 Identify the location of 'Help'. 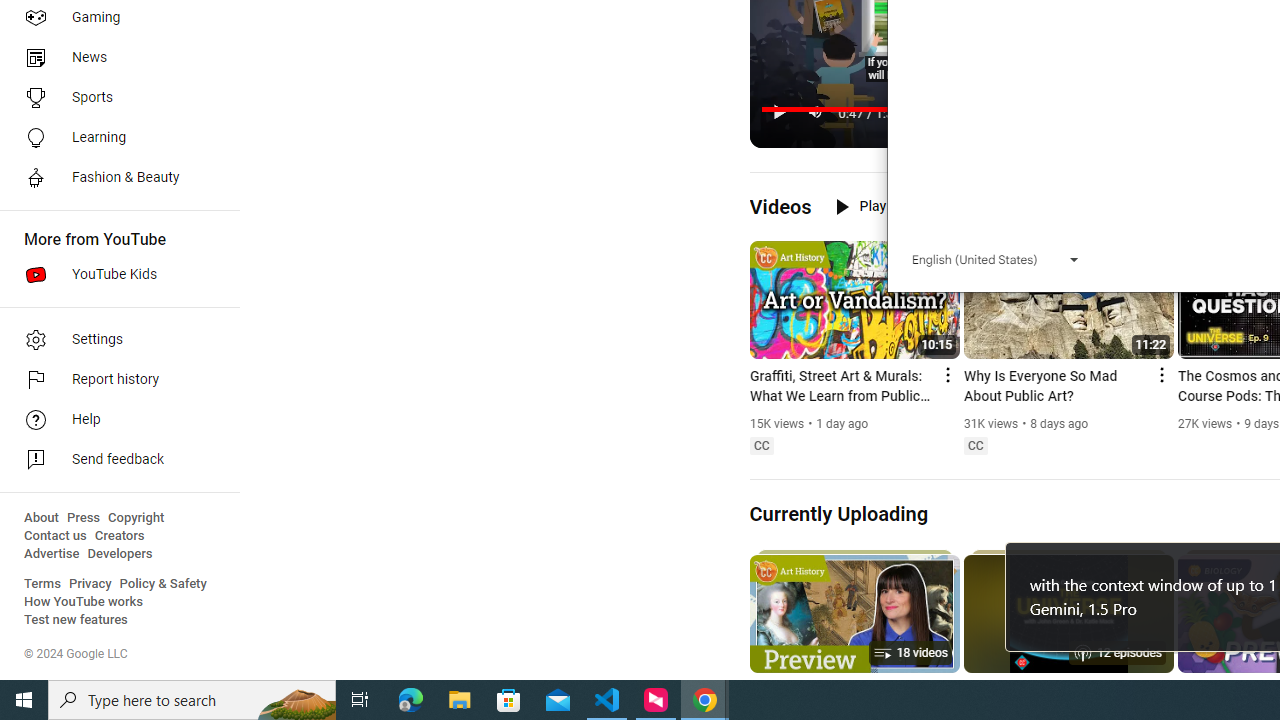
(112, 419).